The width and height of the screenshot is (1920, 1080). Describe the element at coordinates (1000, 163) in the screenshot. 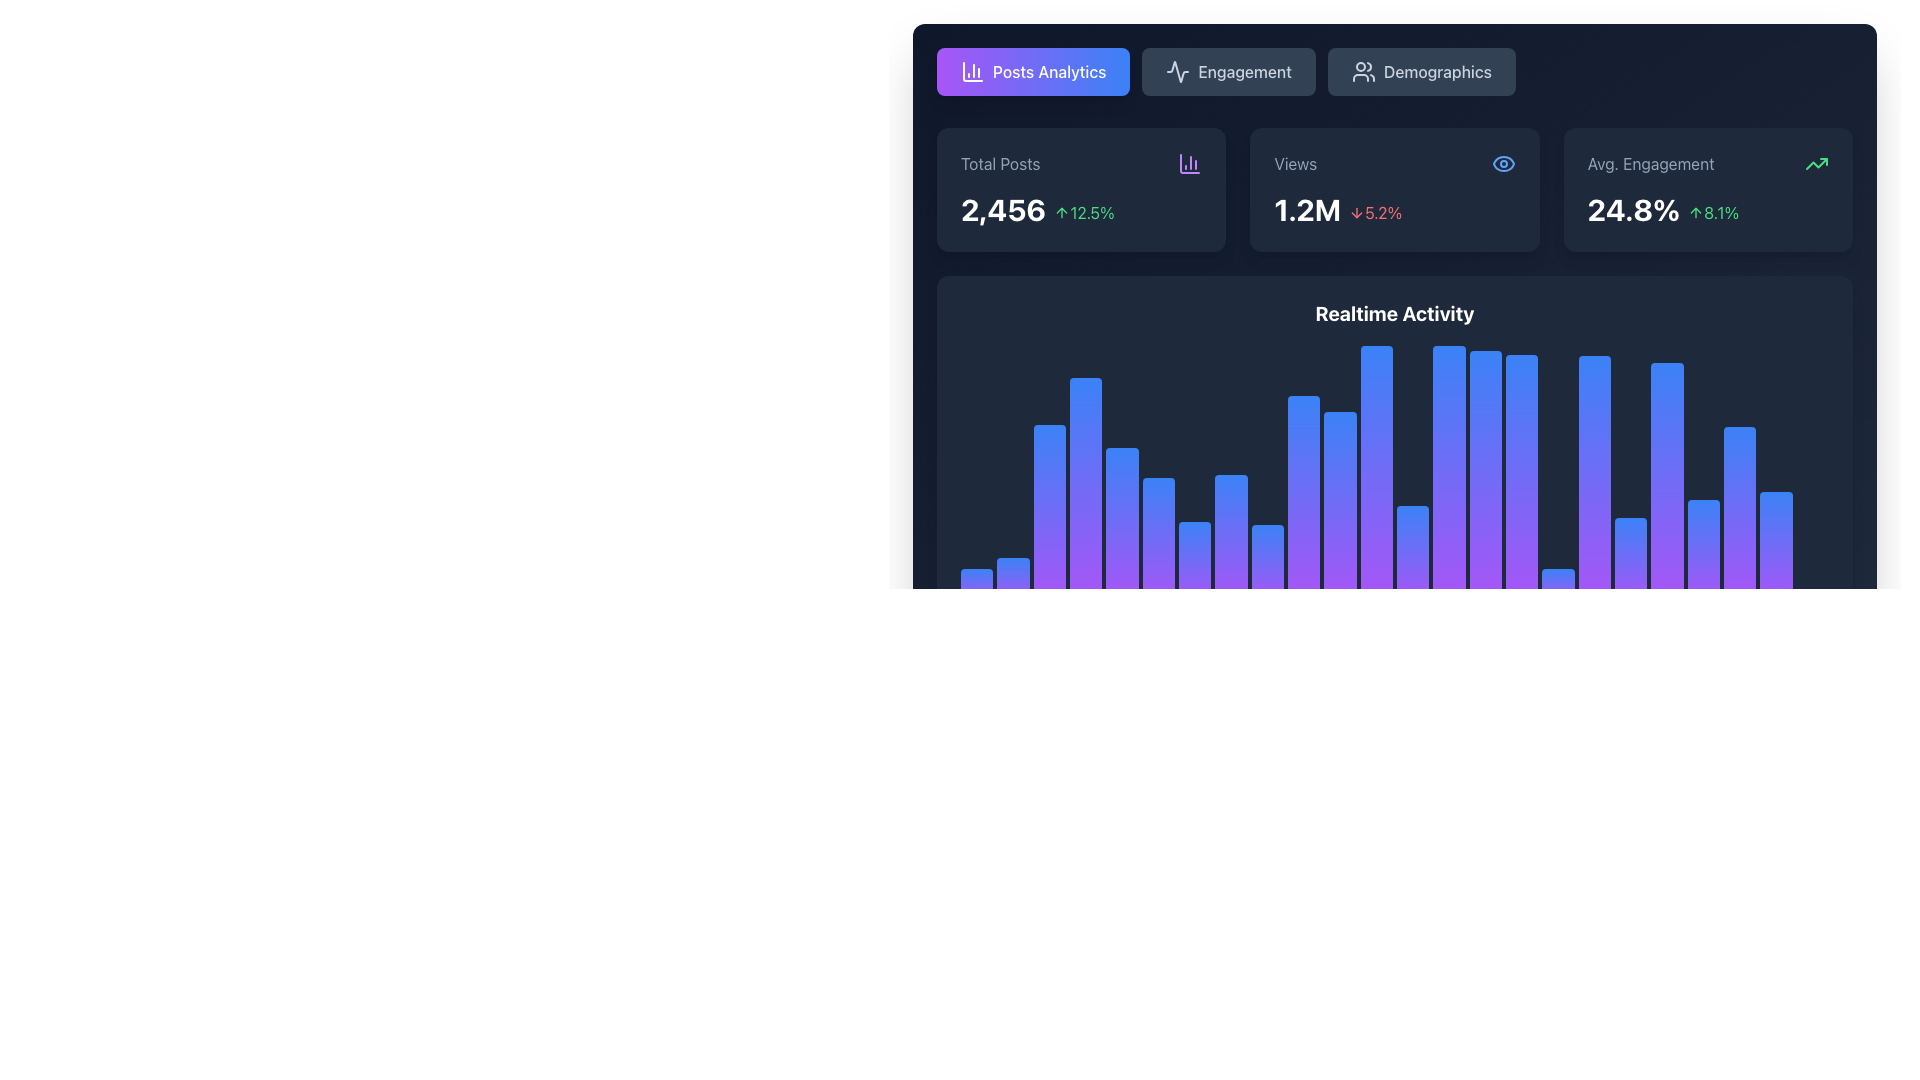

I see `the 'Total Posts' text label displayed in light gray against a dark blue background, located above the number '2,456' and to the left of a column chart icon` at that location.